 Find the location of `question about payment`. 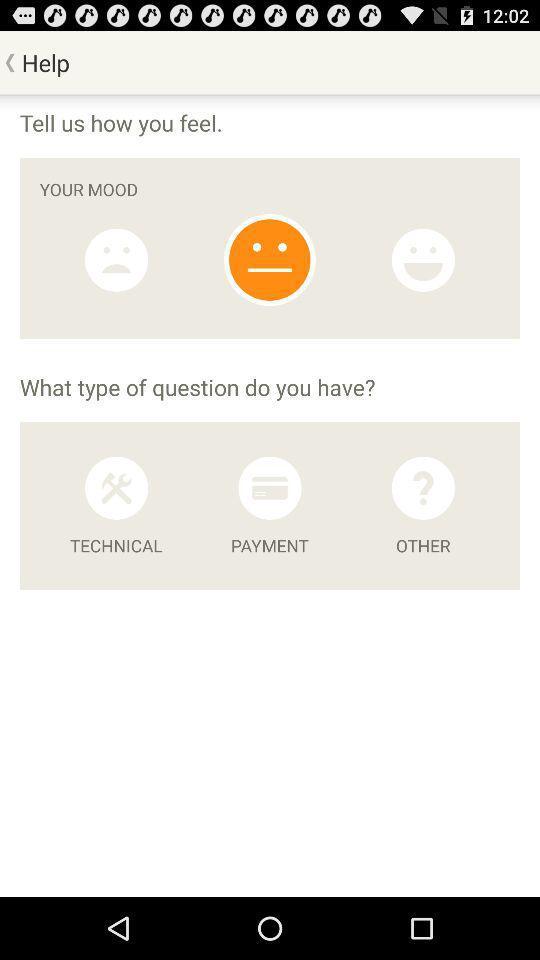

question about payment is located at coordinates (269, 487).